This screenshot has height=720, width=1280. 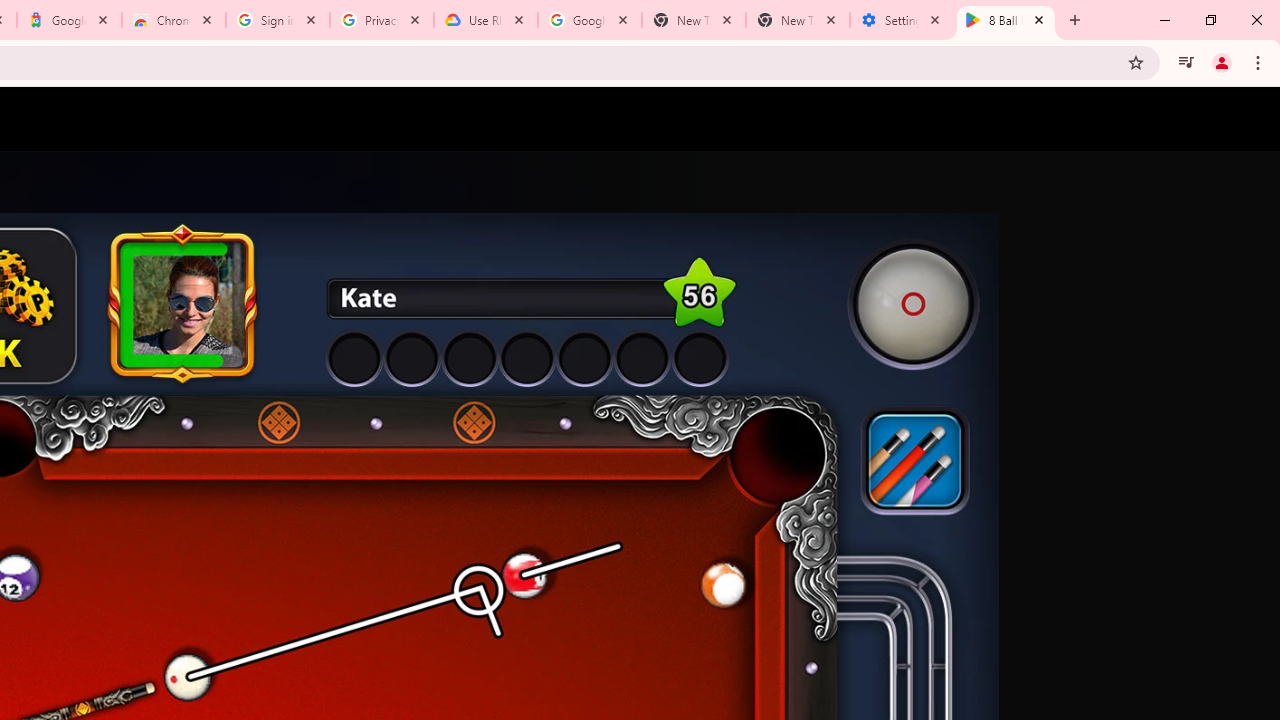 I want to click on '8 Ball Pool - Apps on Google Play', so click(x=1006, y=20).